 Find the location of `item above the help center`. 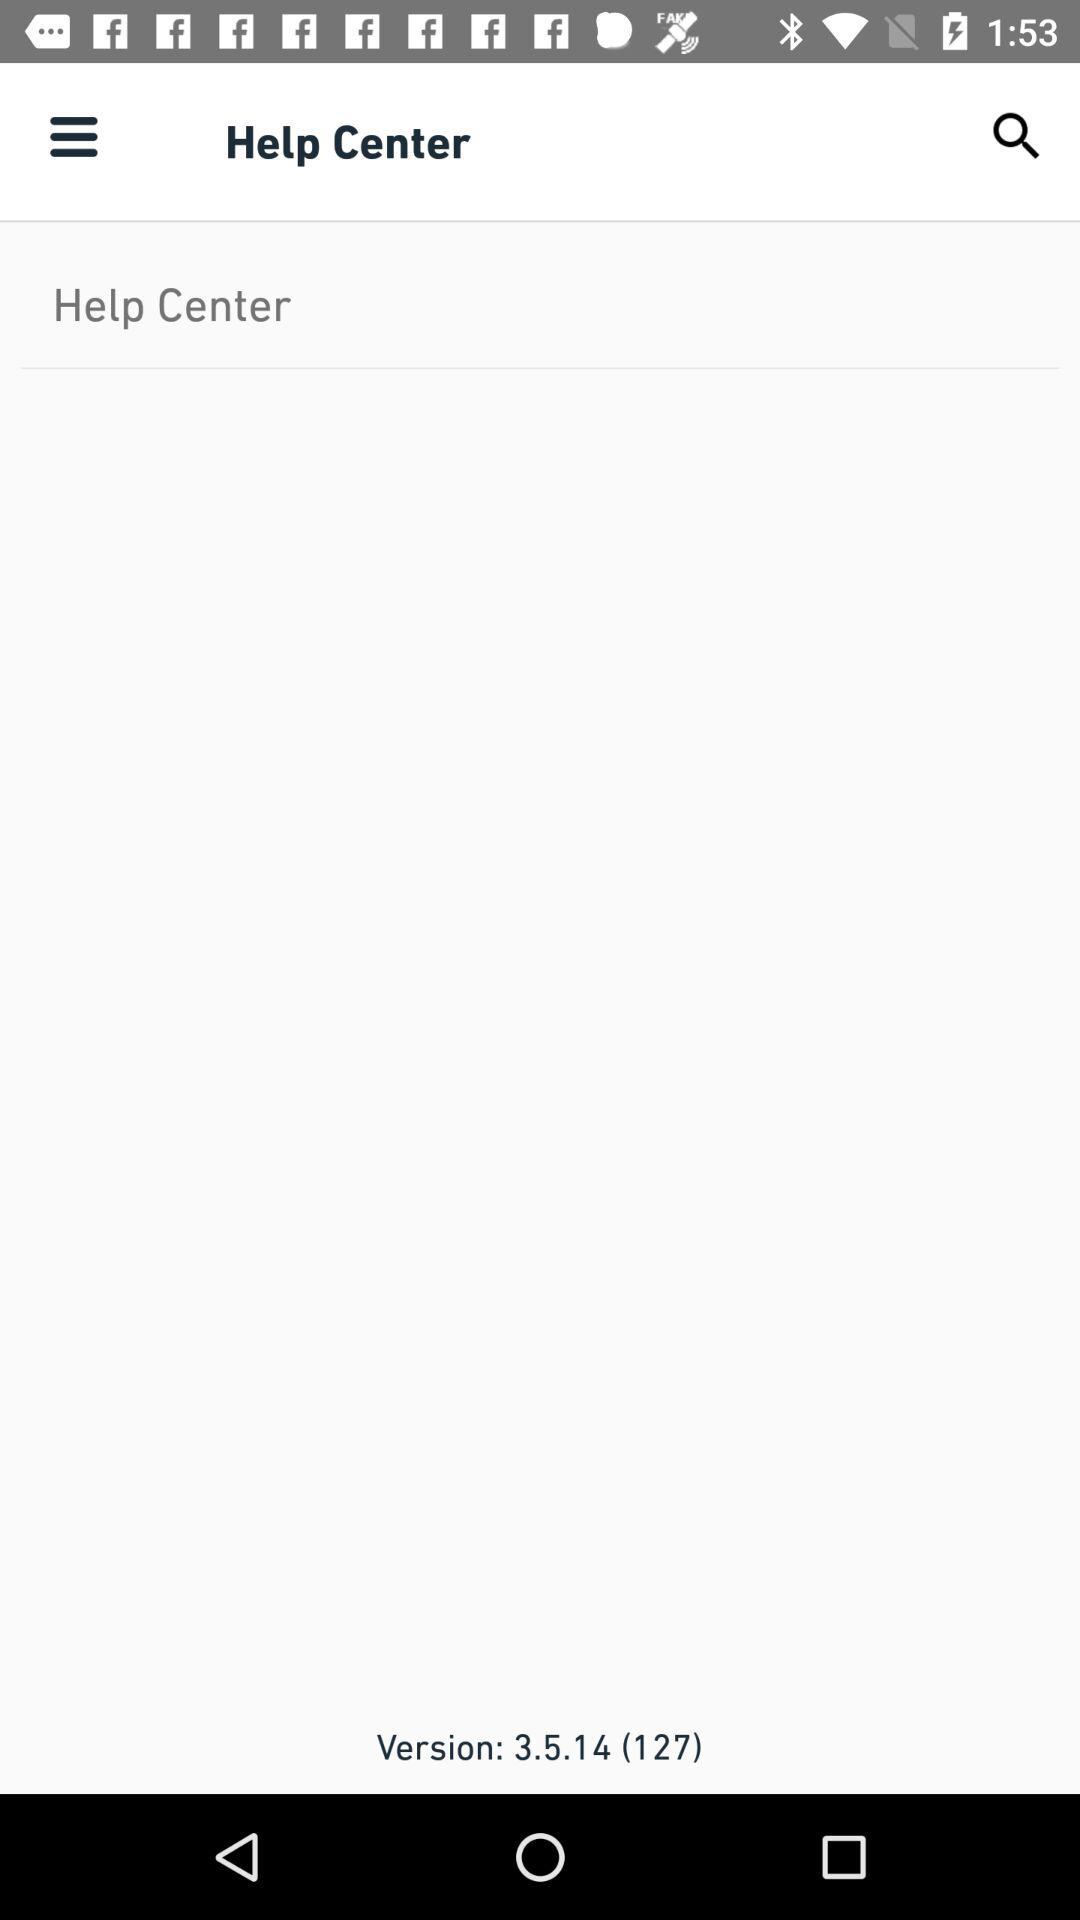

item above the help center is located at coordinates (1017, 135).